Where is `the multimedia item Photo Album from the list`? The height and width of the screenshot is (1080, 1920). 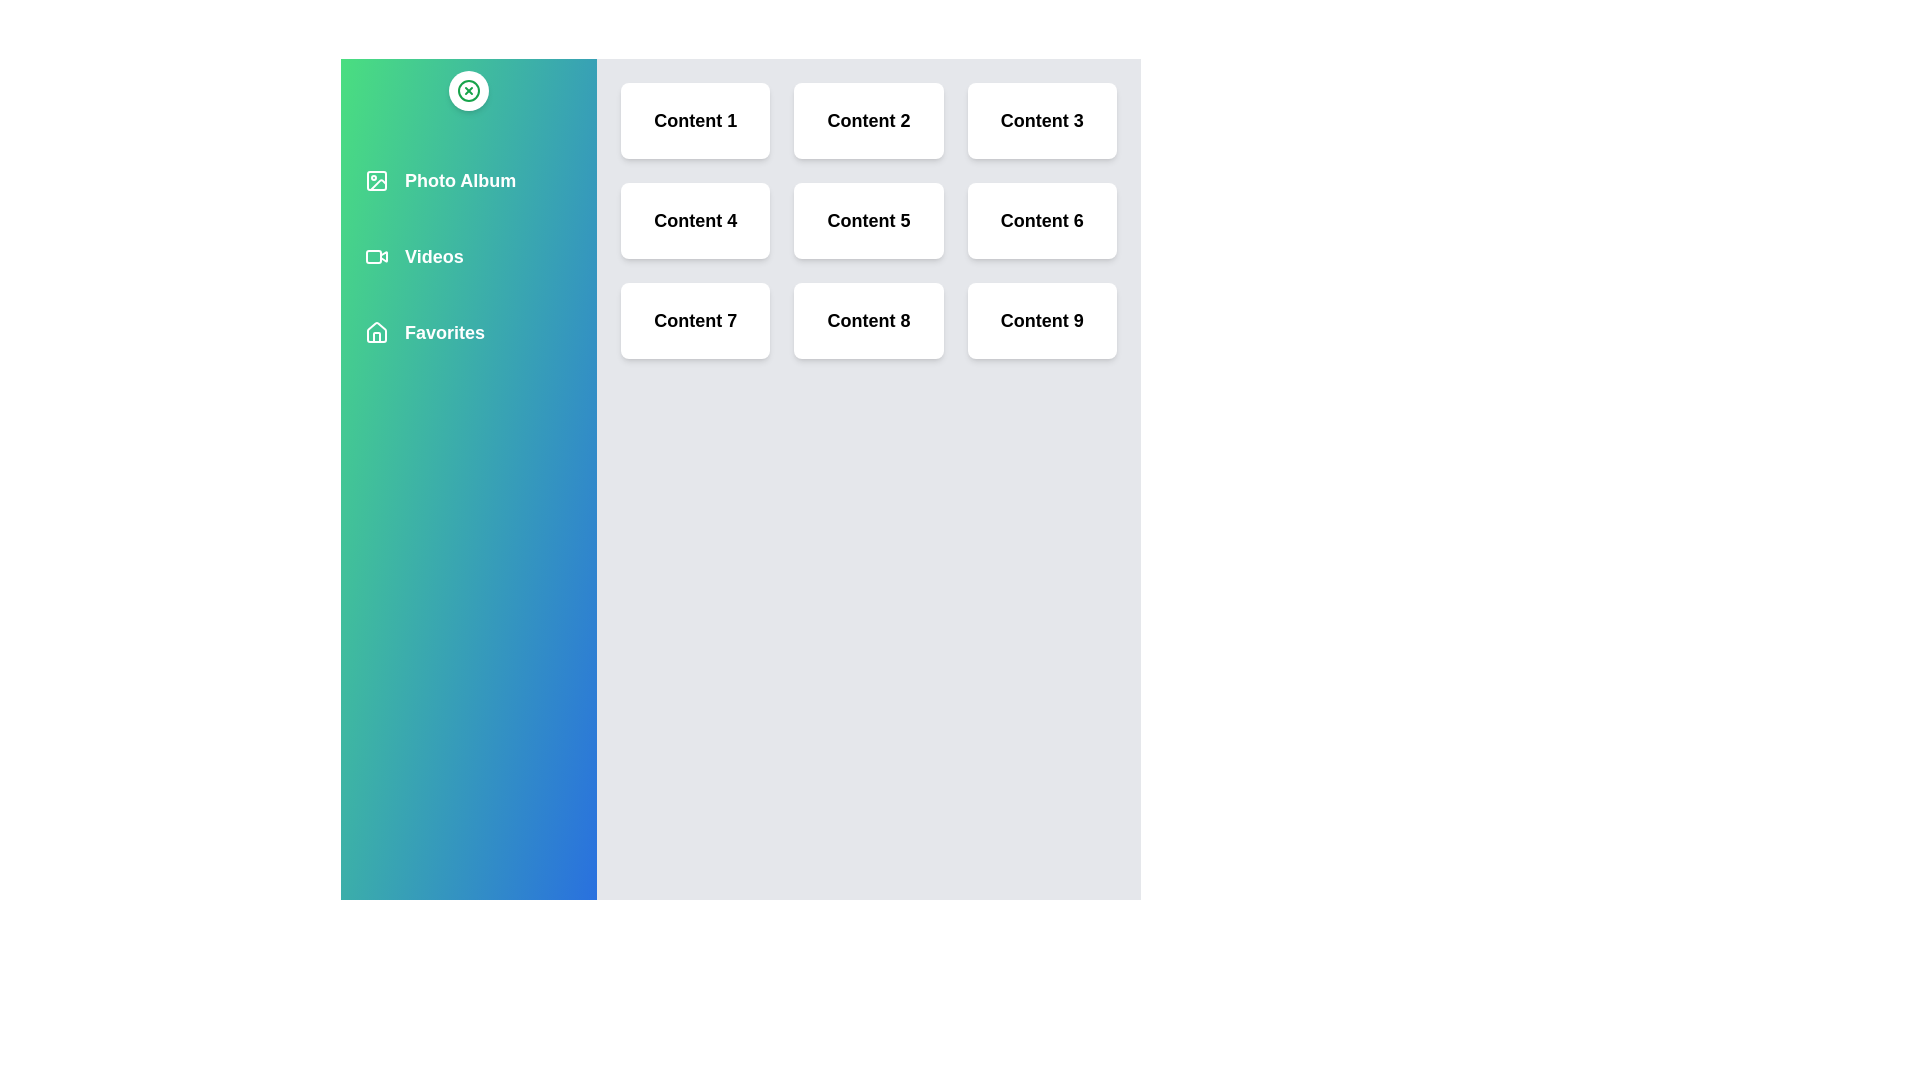
the multimedia item Photo Album from the list is located at coordinates (474, 181).